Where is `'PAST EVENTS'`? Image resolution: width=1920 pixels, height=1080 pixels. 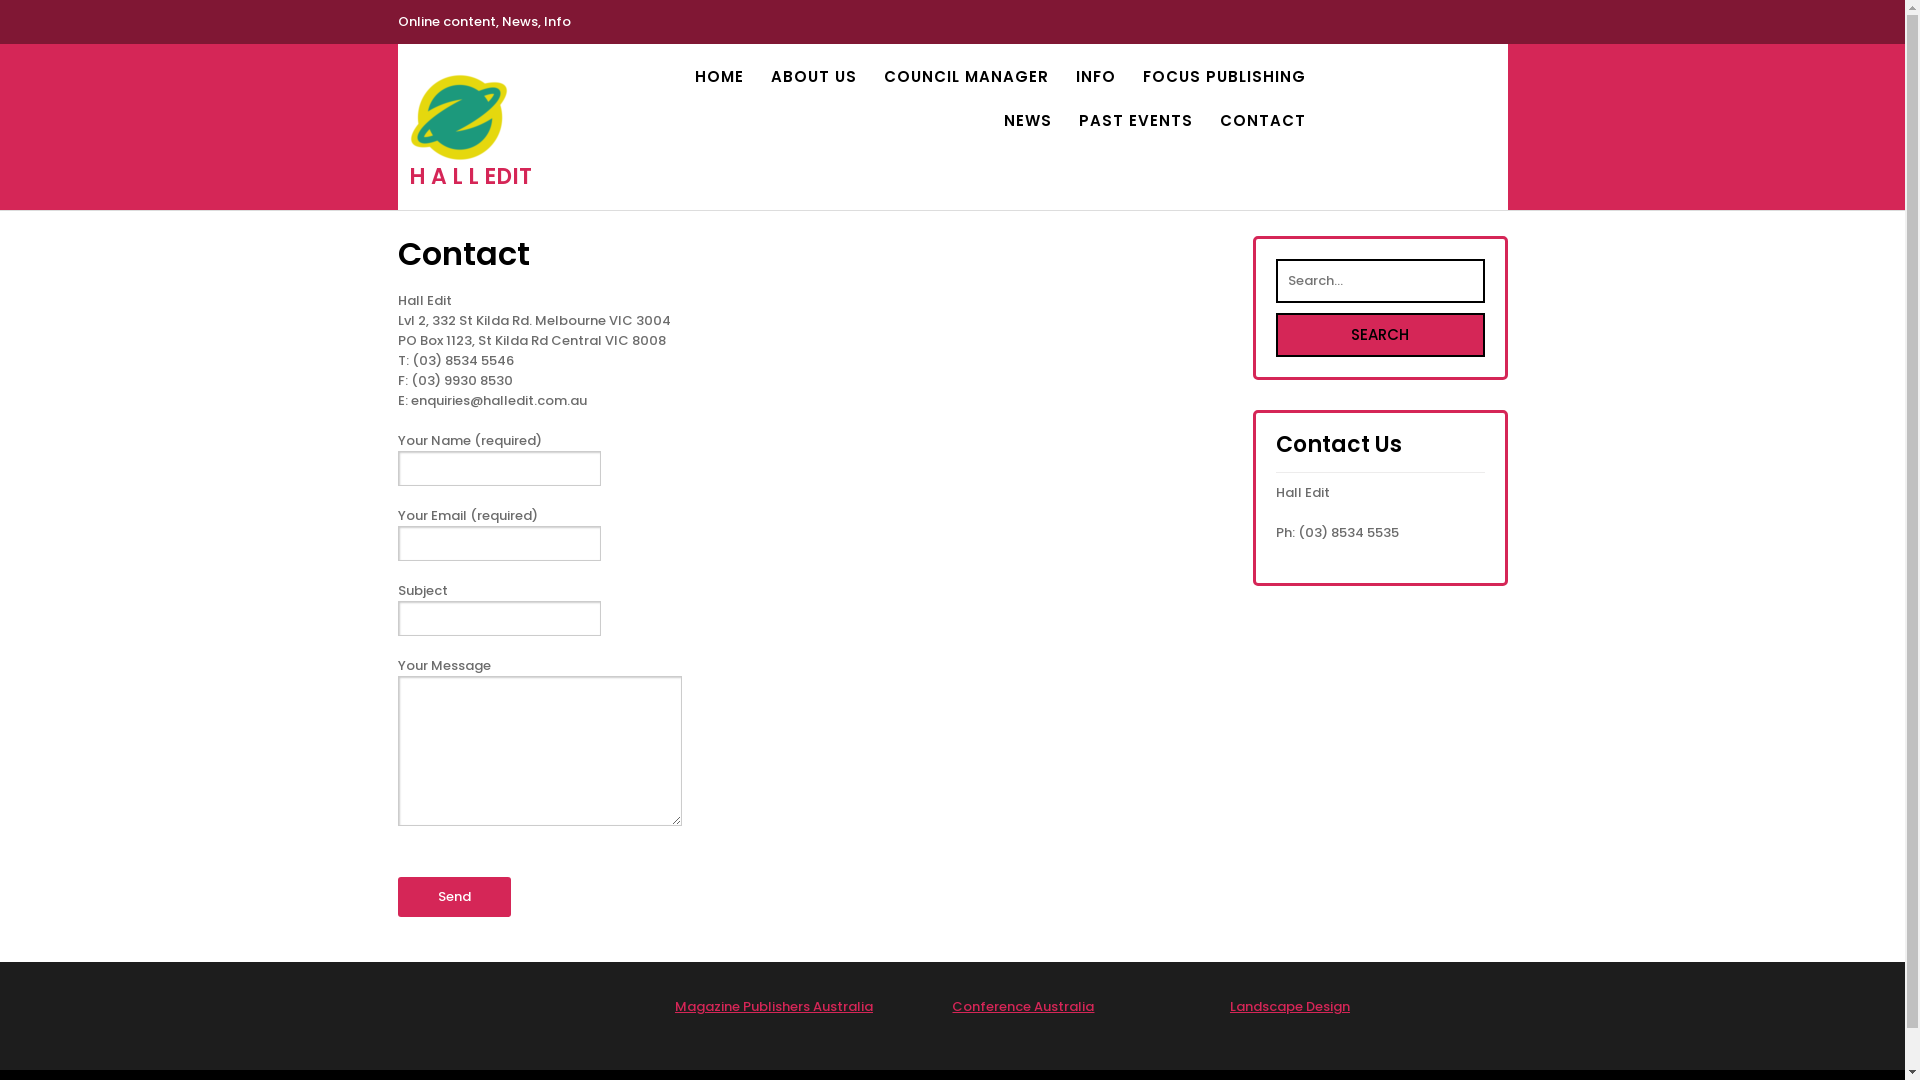 'PAST EVENTS' is located at coordinates (1134, 120).